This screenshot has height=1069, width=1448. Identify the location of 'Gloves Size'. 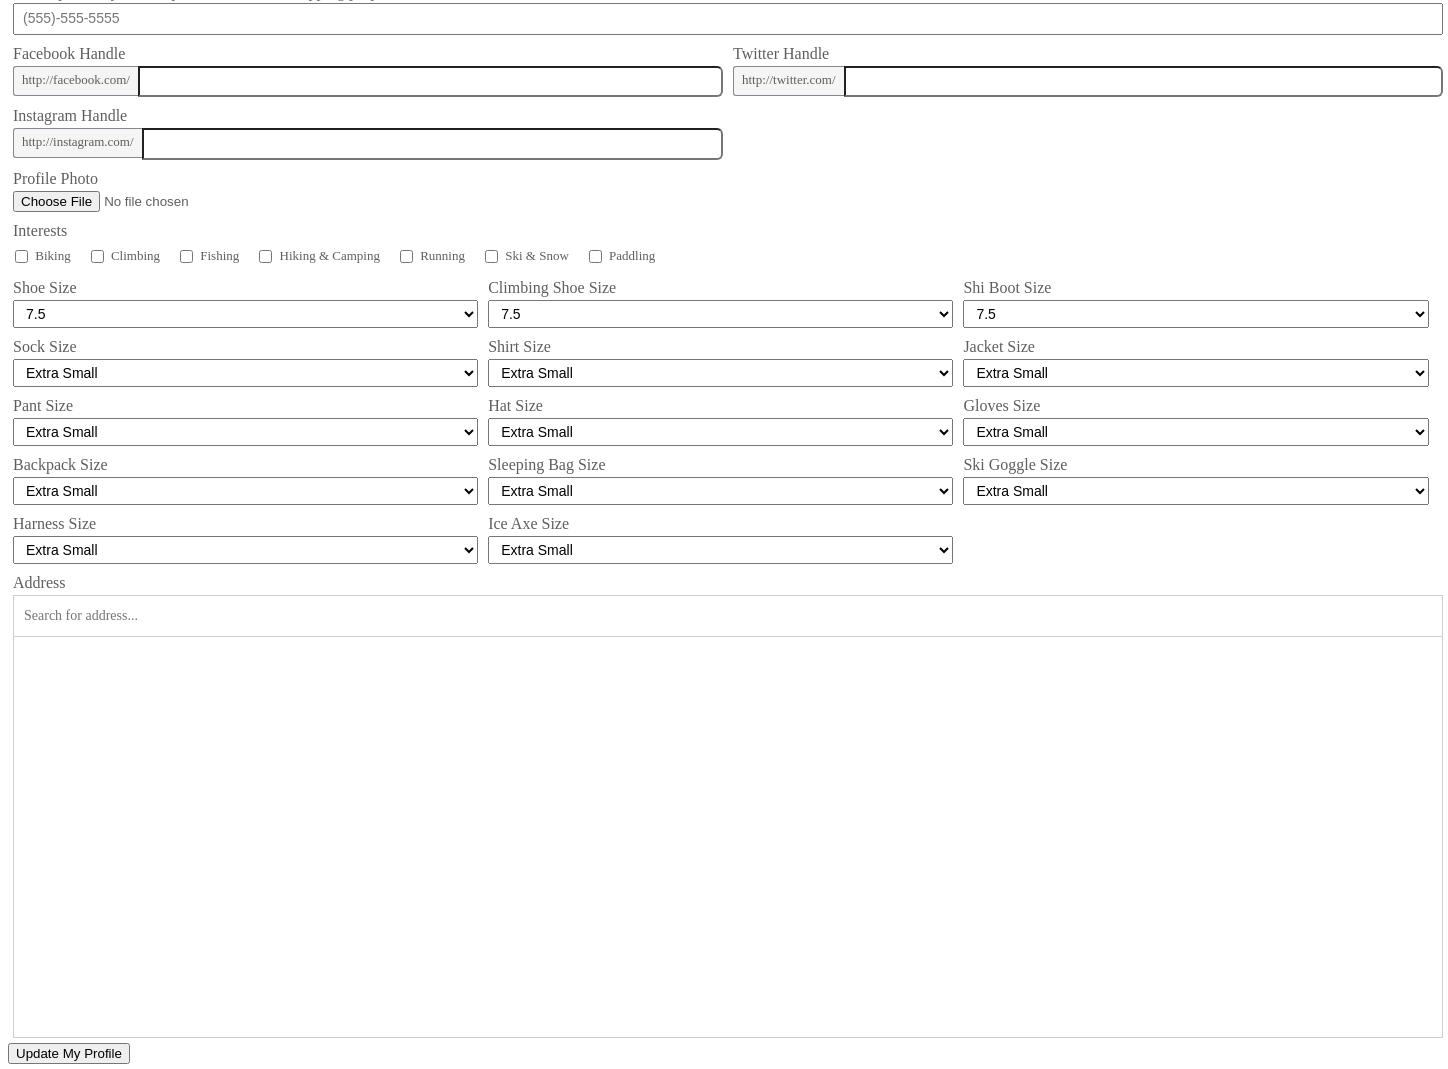
(1000, 405).